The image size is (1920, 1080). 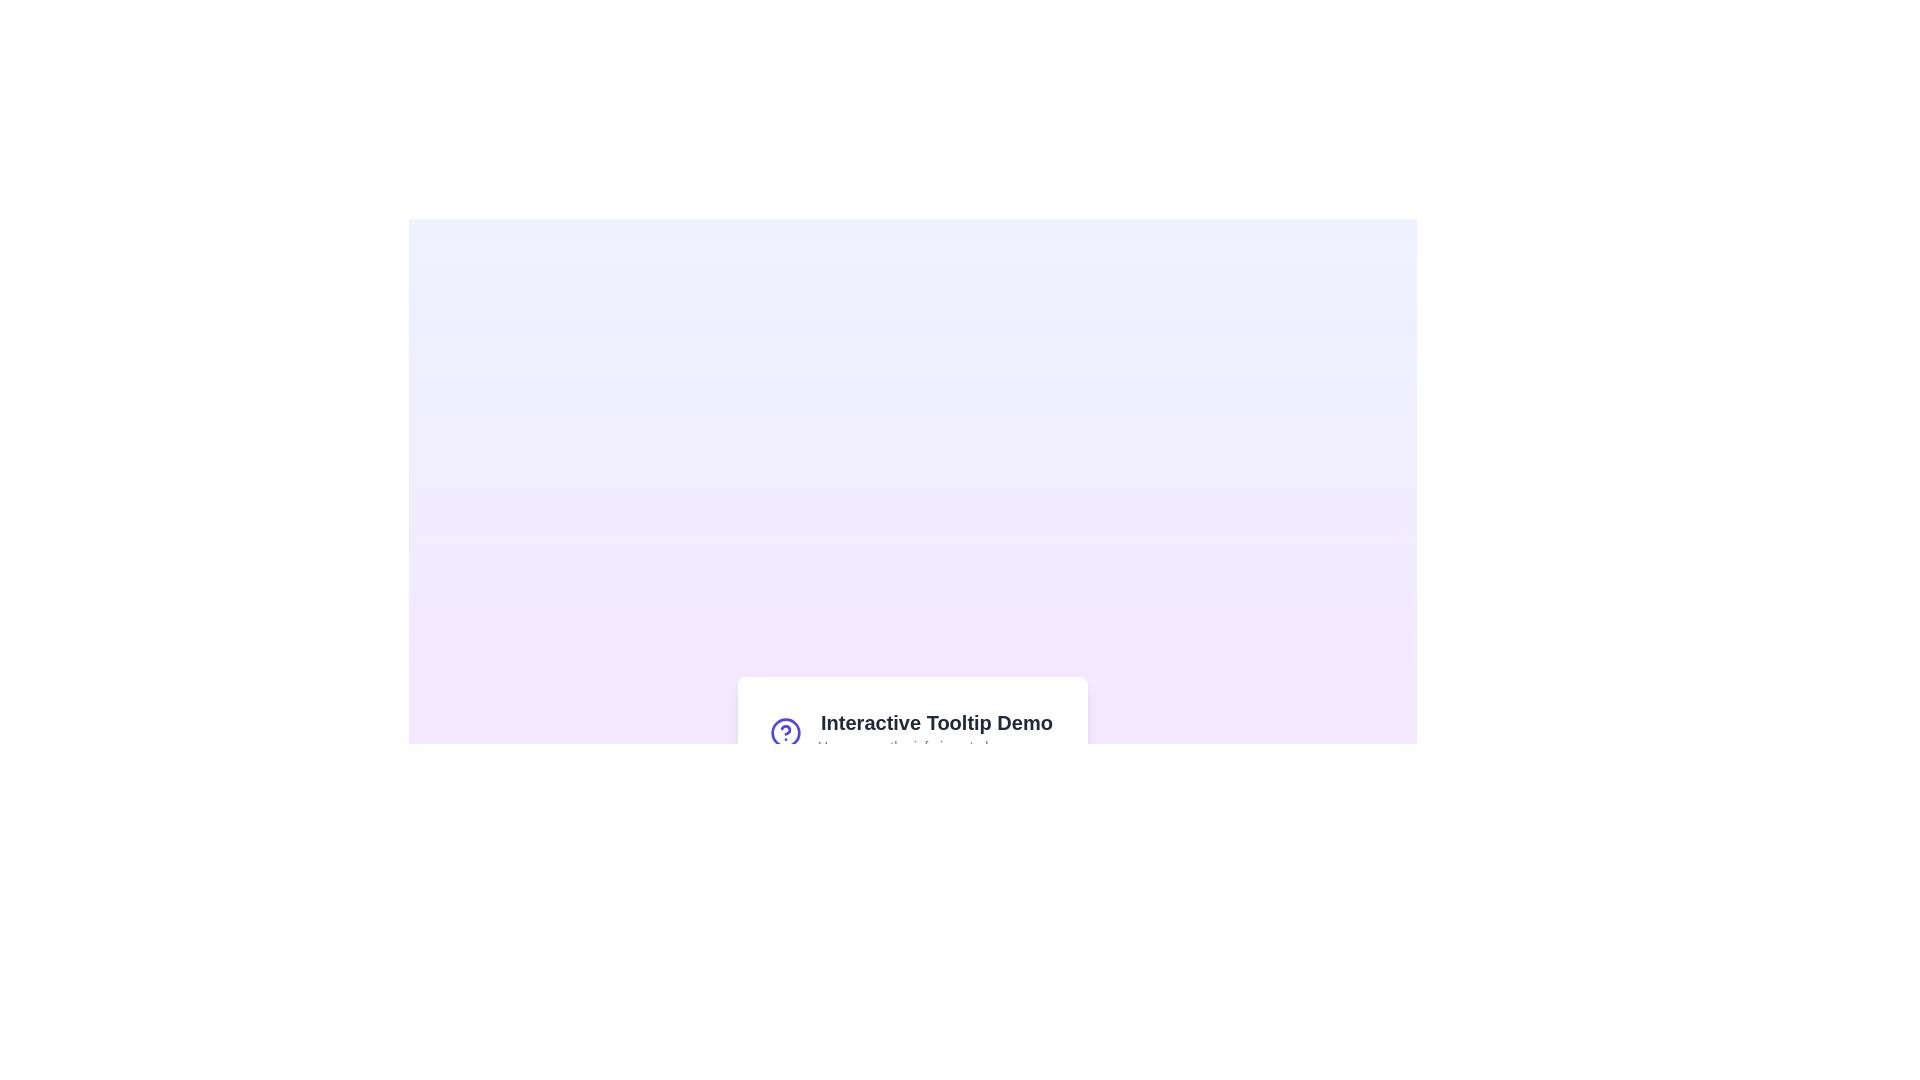 What do you see at coordinates (935, 722) in the screenshot?
I see `text content of the bold, extra-large dark gray text element displaying 'Interactive Tooltip Demo', which is positioned above the 'Hover over the info icon to learn more.' text` at bounding box center [935, 722].